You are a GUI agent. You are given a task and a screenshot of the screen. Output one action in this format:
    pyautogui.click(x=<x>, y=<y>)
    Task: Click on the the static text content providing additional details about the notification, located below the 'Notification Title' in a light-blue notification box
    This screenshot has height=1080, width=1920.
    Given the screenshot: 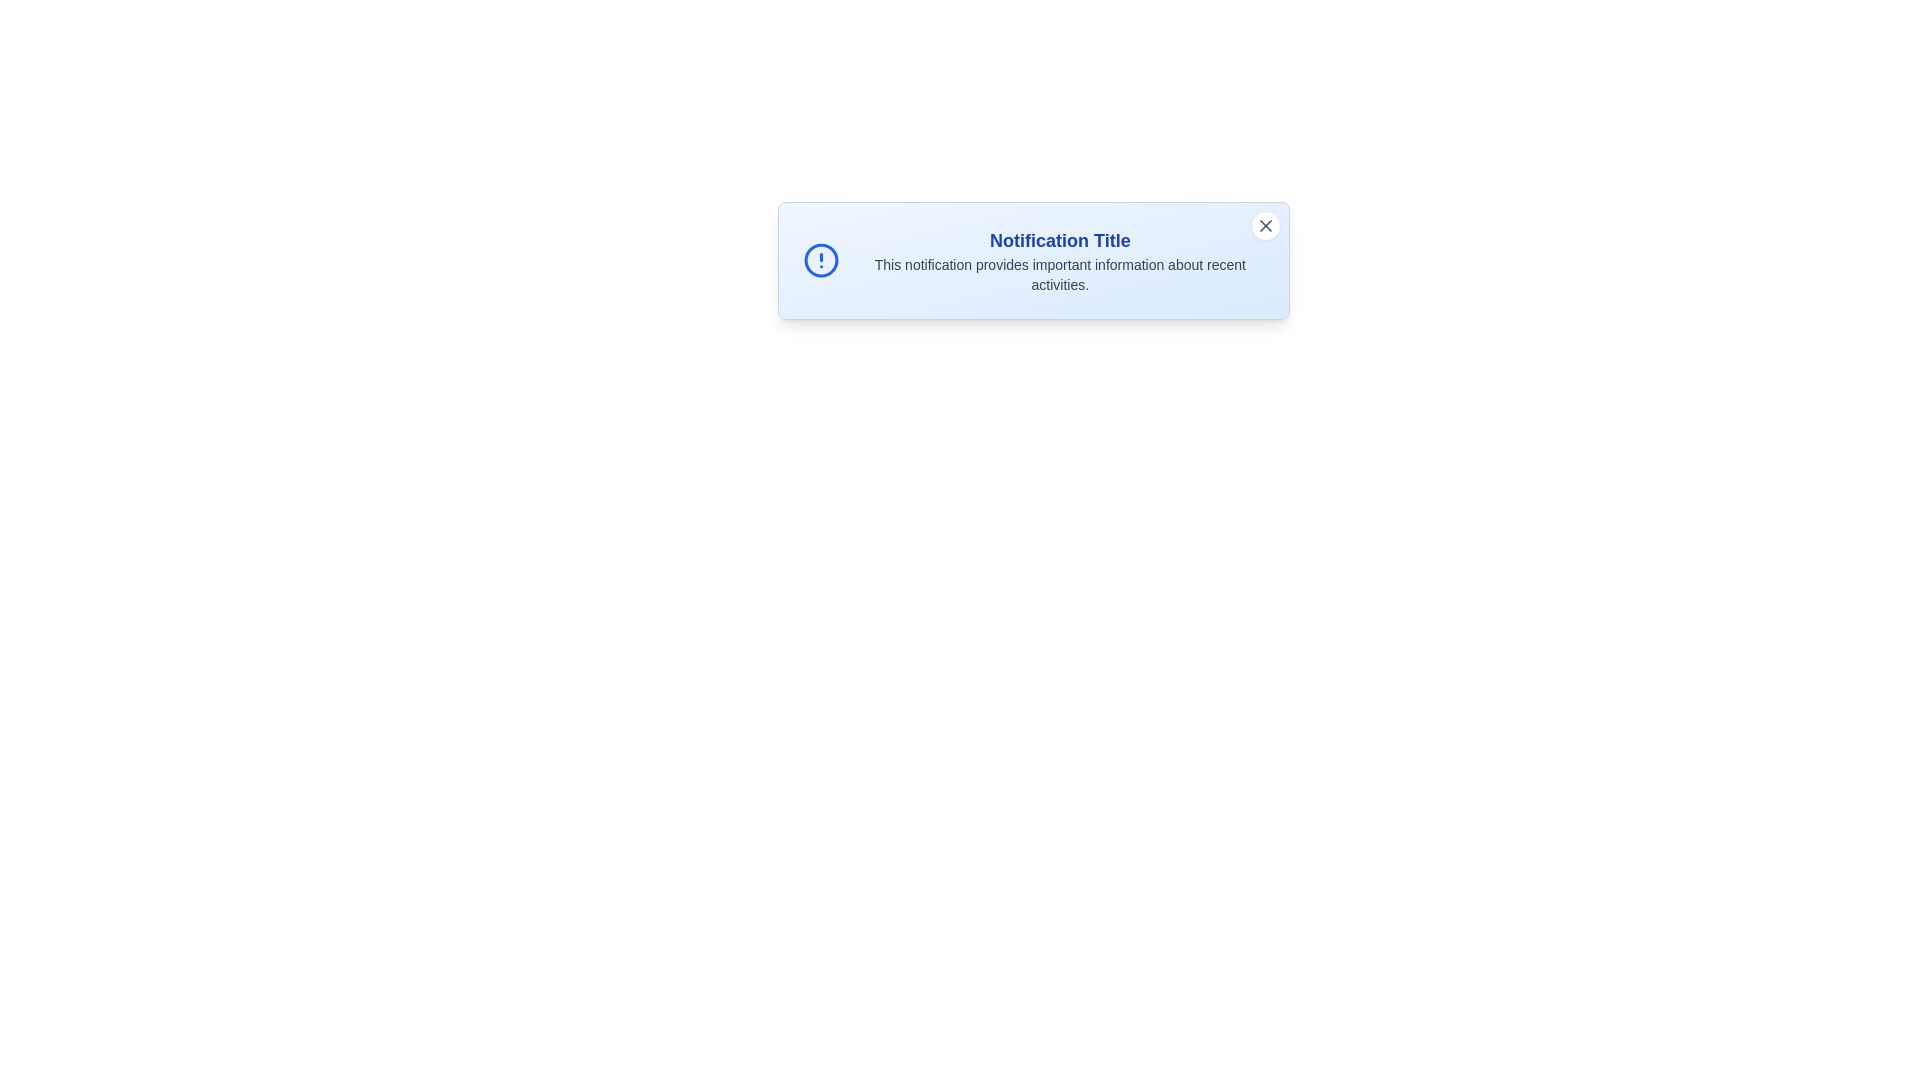 What is the action you would take?
    pyautogui.click(x=1059, y=274)
    